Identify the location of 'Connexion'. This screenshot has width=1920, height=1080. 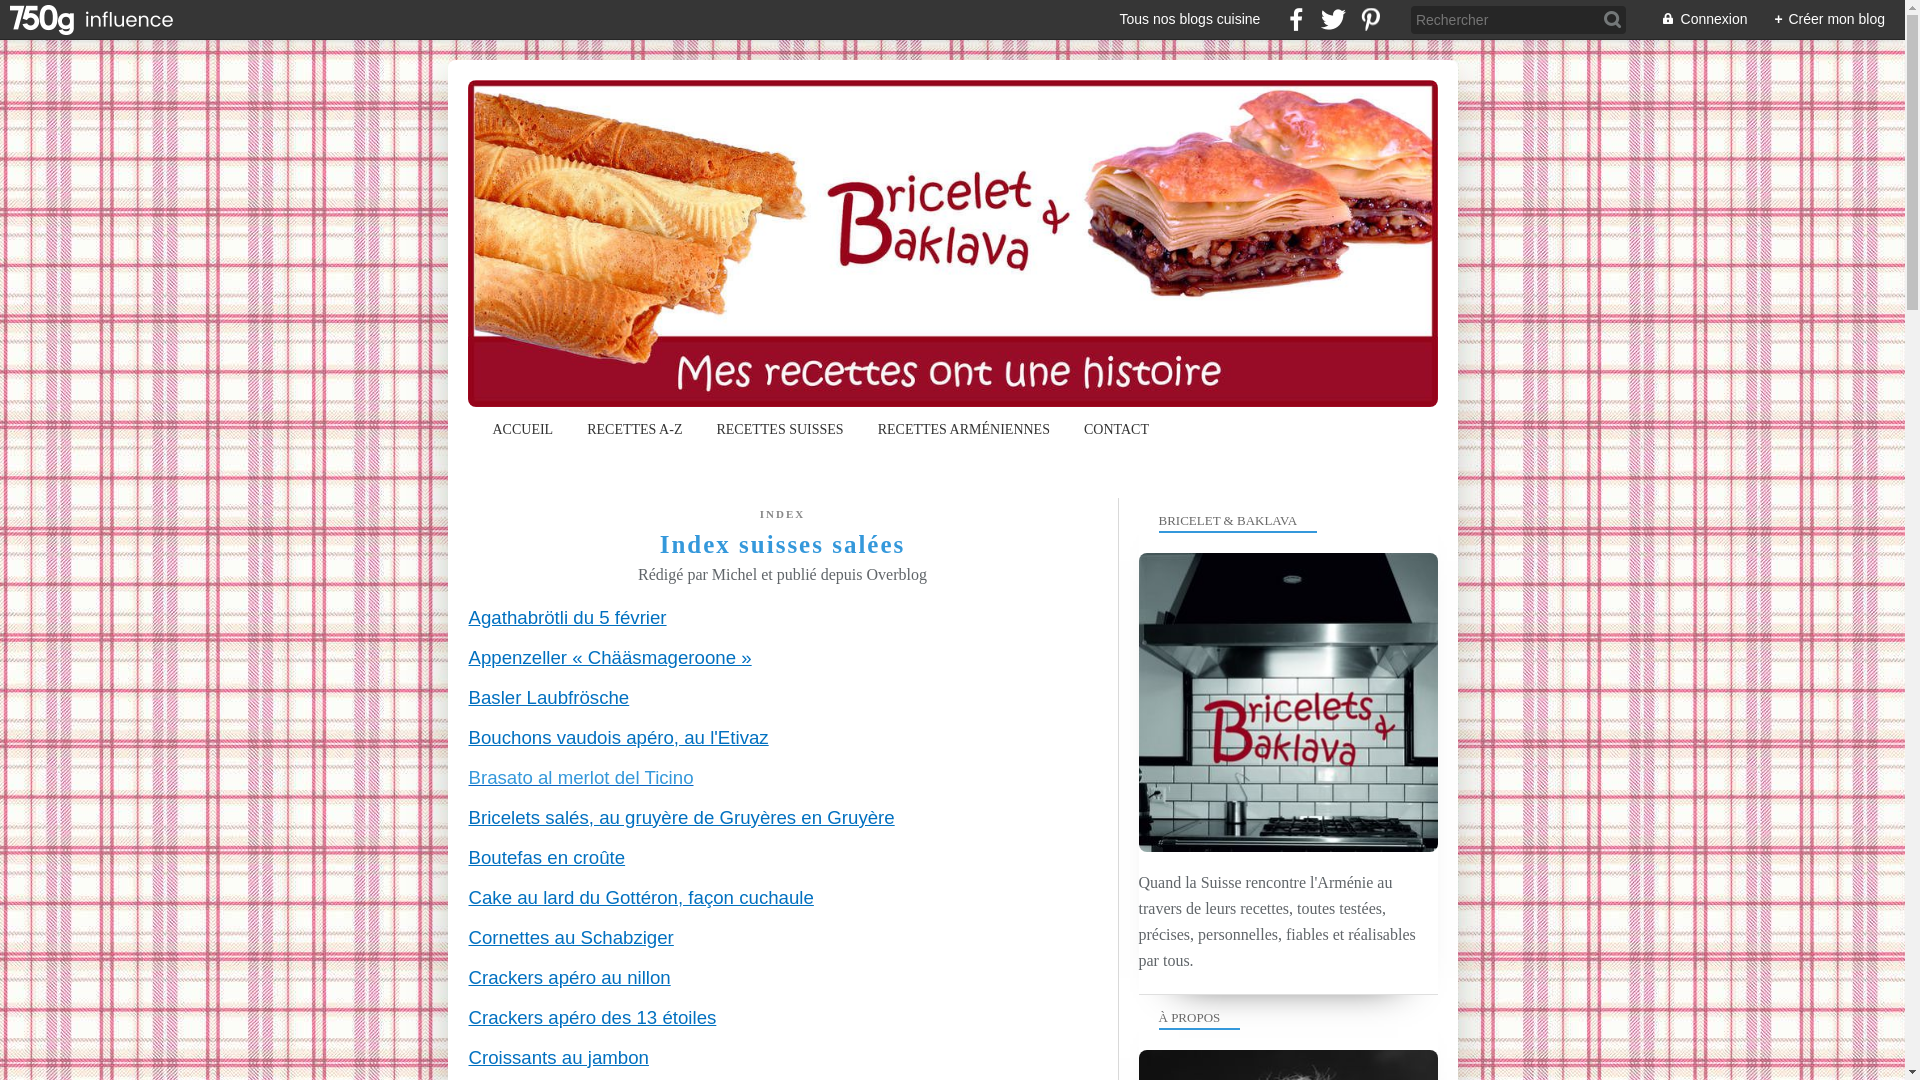
(1640, 19).